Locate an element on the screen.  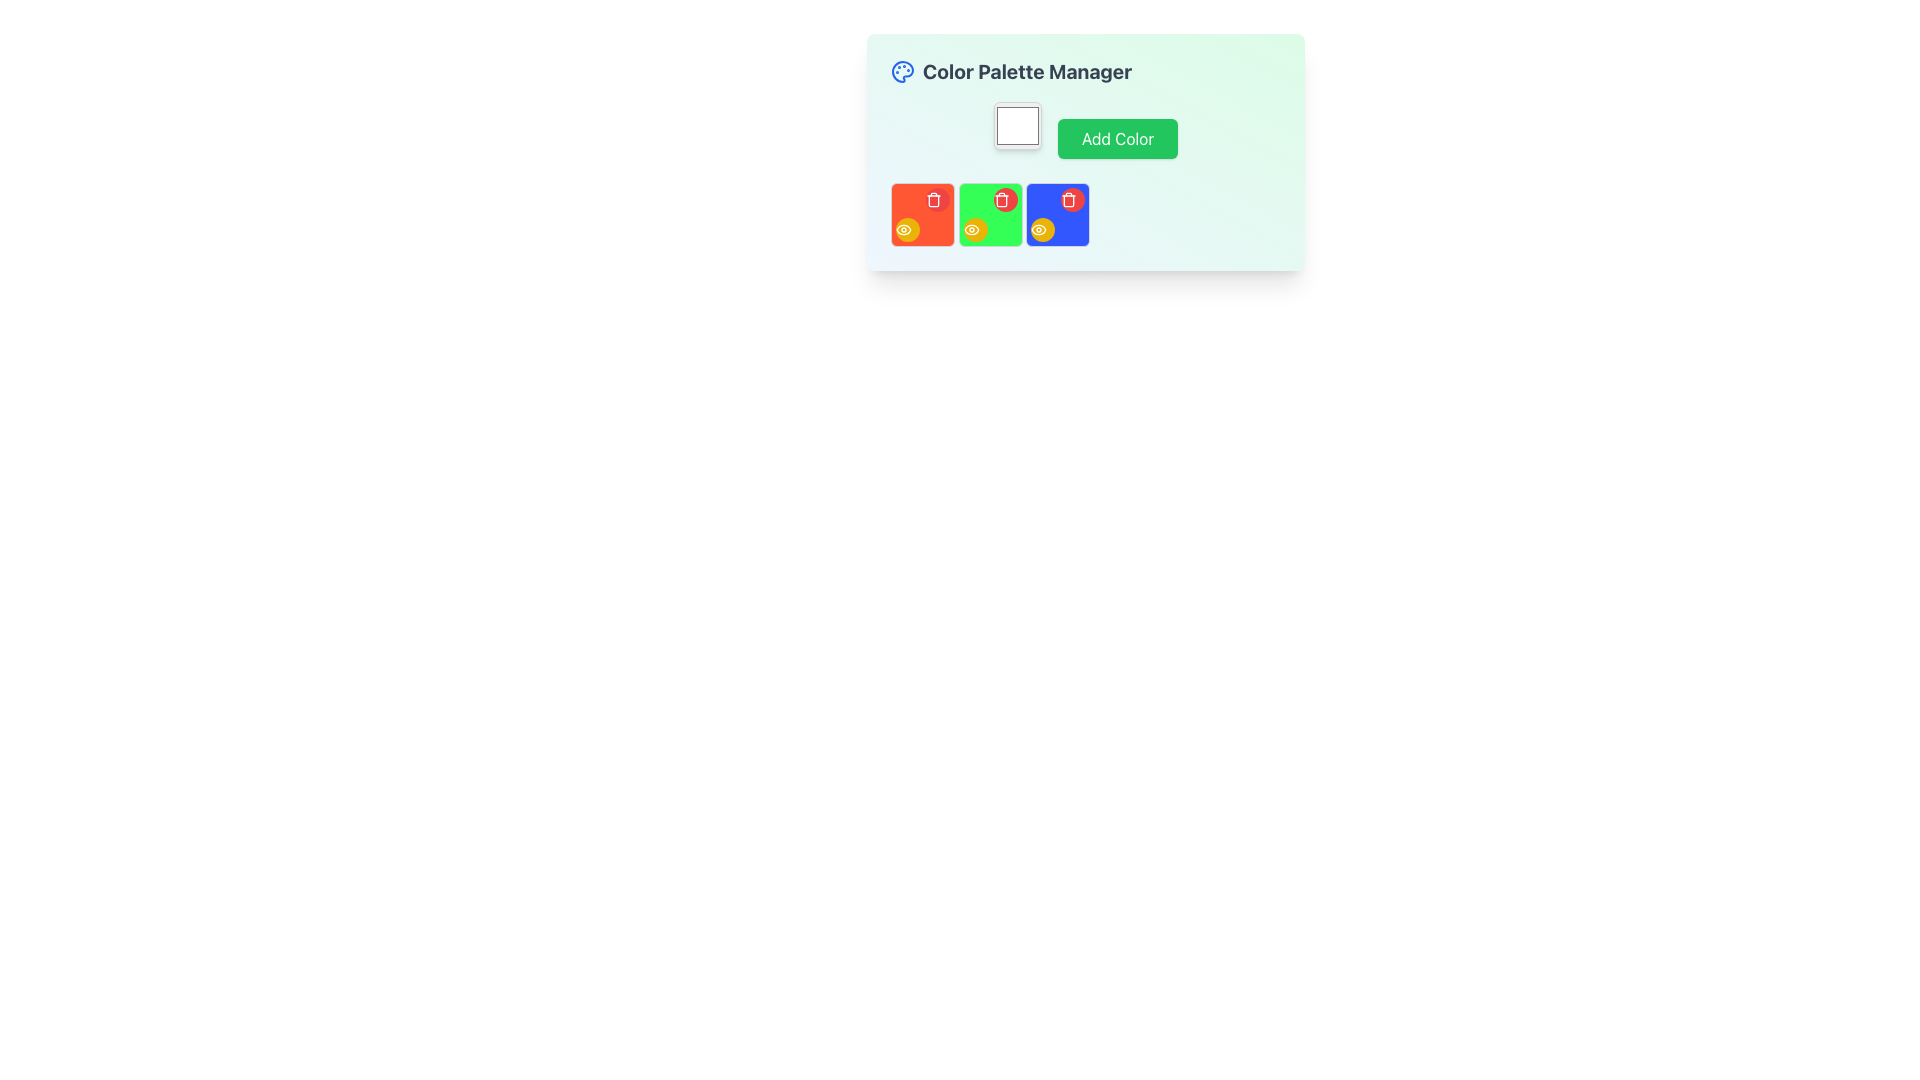
the first square tile with a red background and light border is located at coordinates (921, 215).